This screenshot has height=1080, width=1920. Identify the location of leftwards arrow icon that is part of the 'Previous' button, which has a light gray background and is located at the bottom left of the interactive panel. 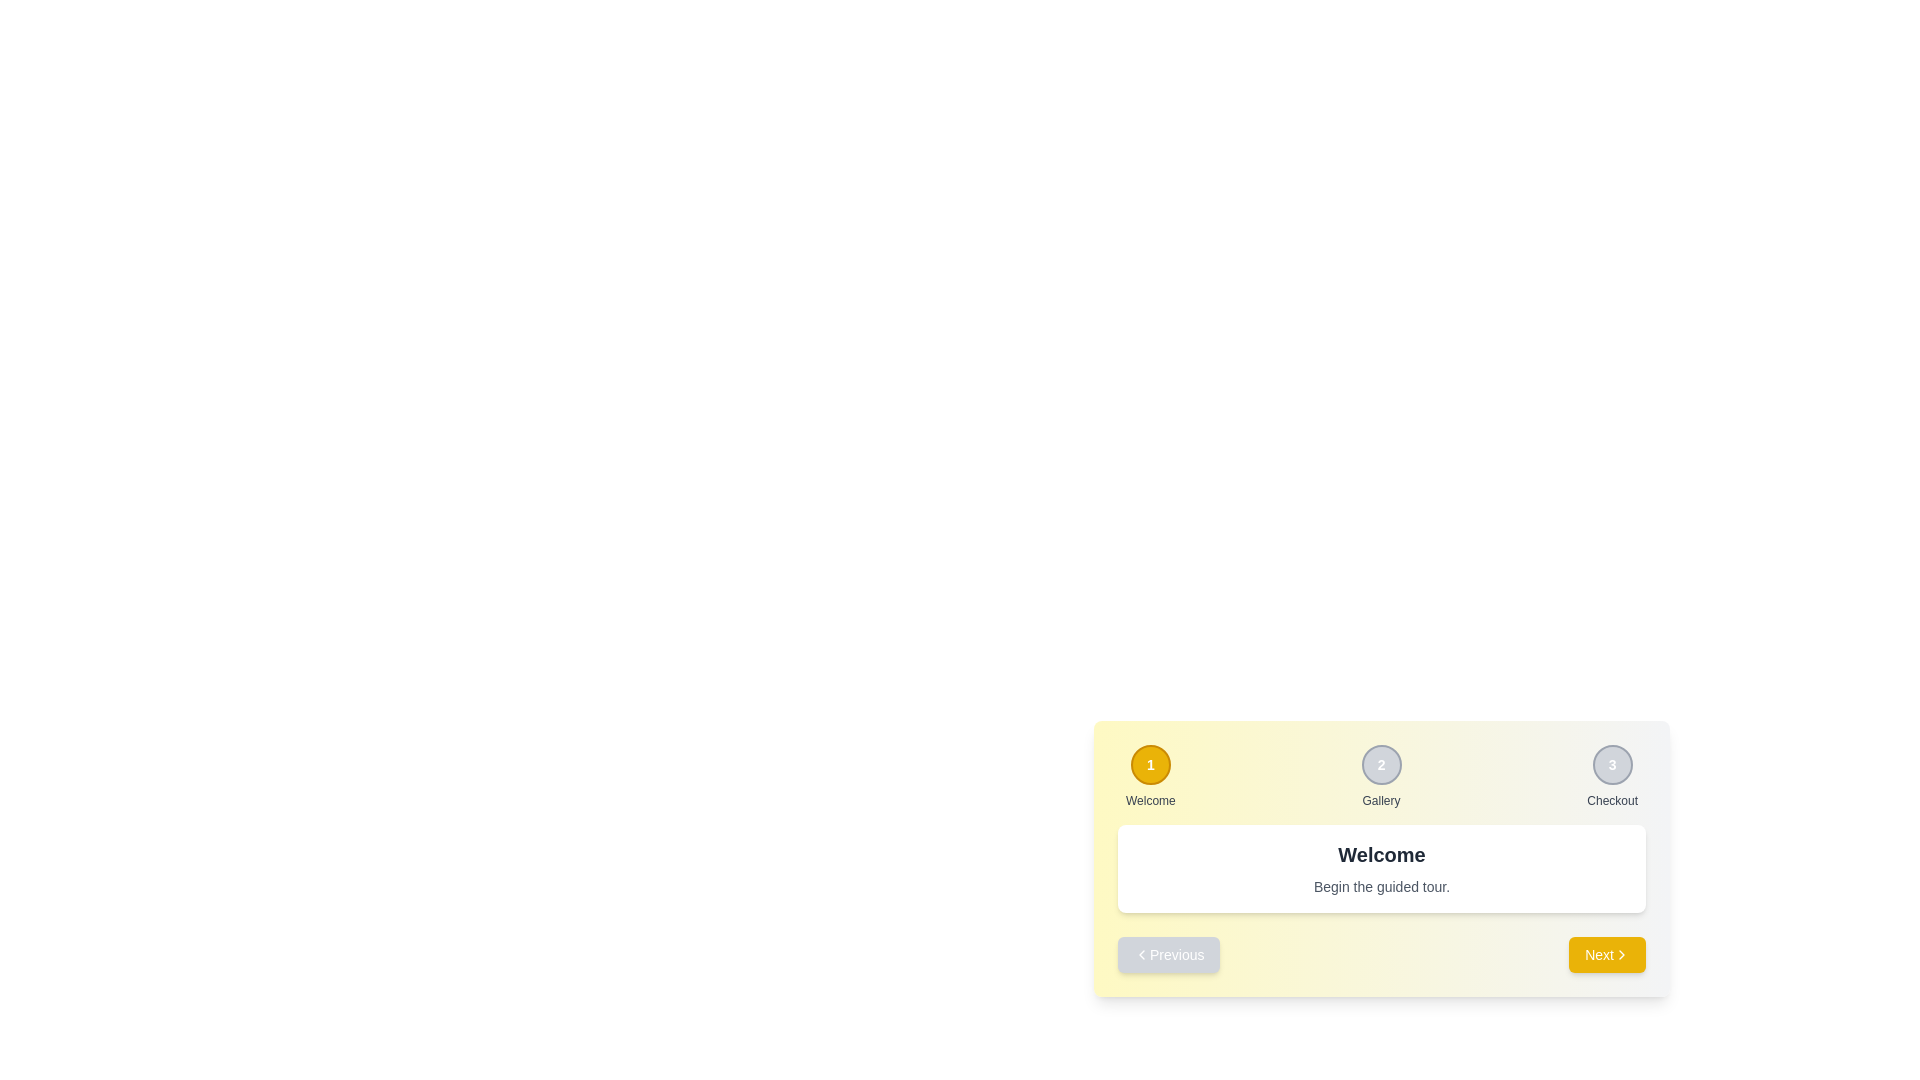
(1142, 954).